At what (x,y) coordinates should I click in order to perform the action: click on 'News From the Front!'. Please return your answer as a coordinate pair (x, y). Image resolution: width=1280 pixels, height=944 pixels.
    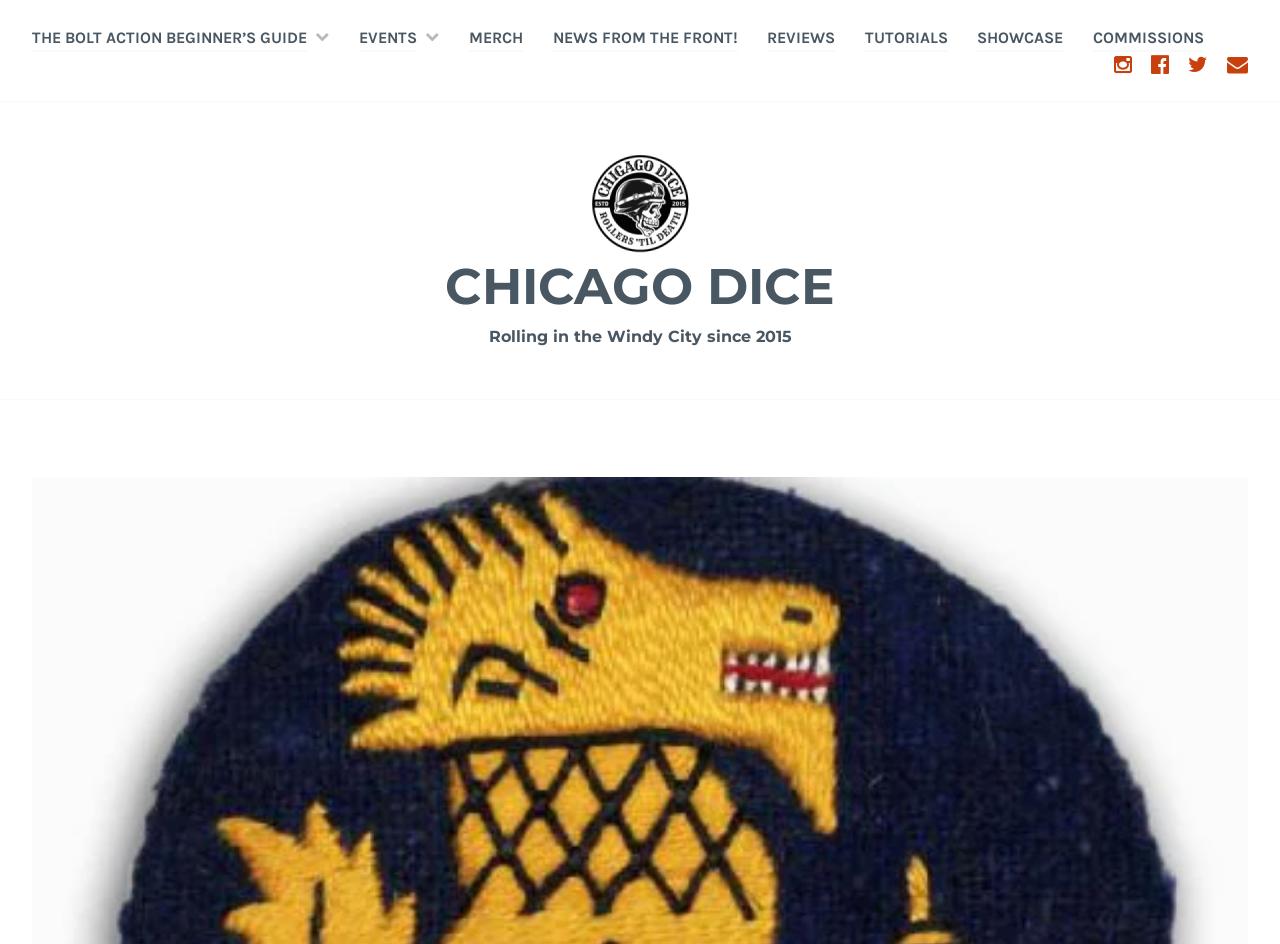
    Looking at the image, I should click on (644, 36).